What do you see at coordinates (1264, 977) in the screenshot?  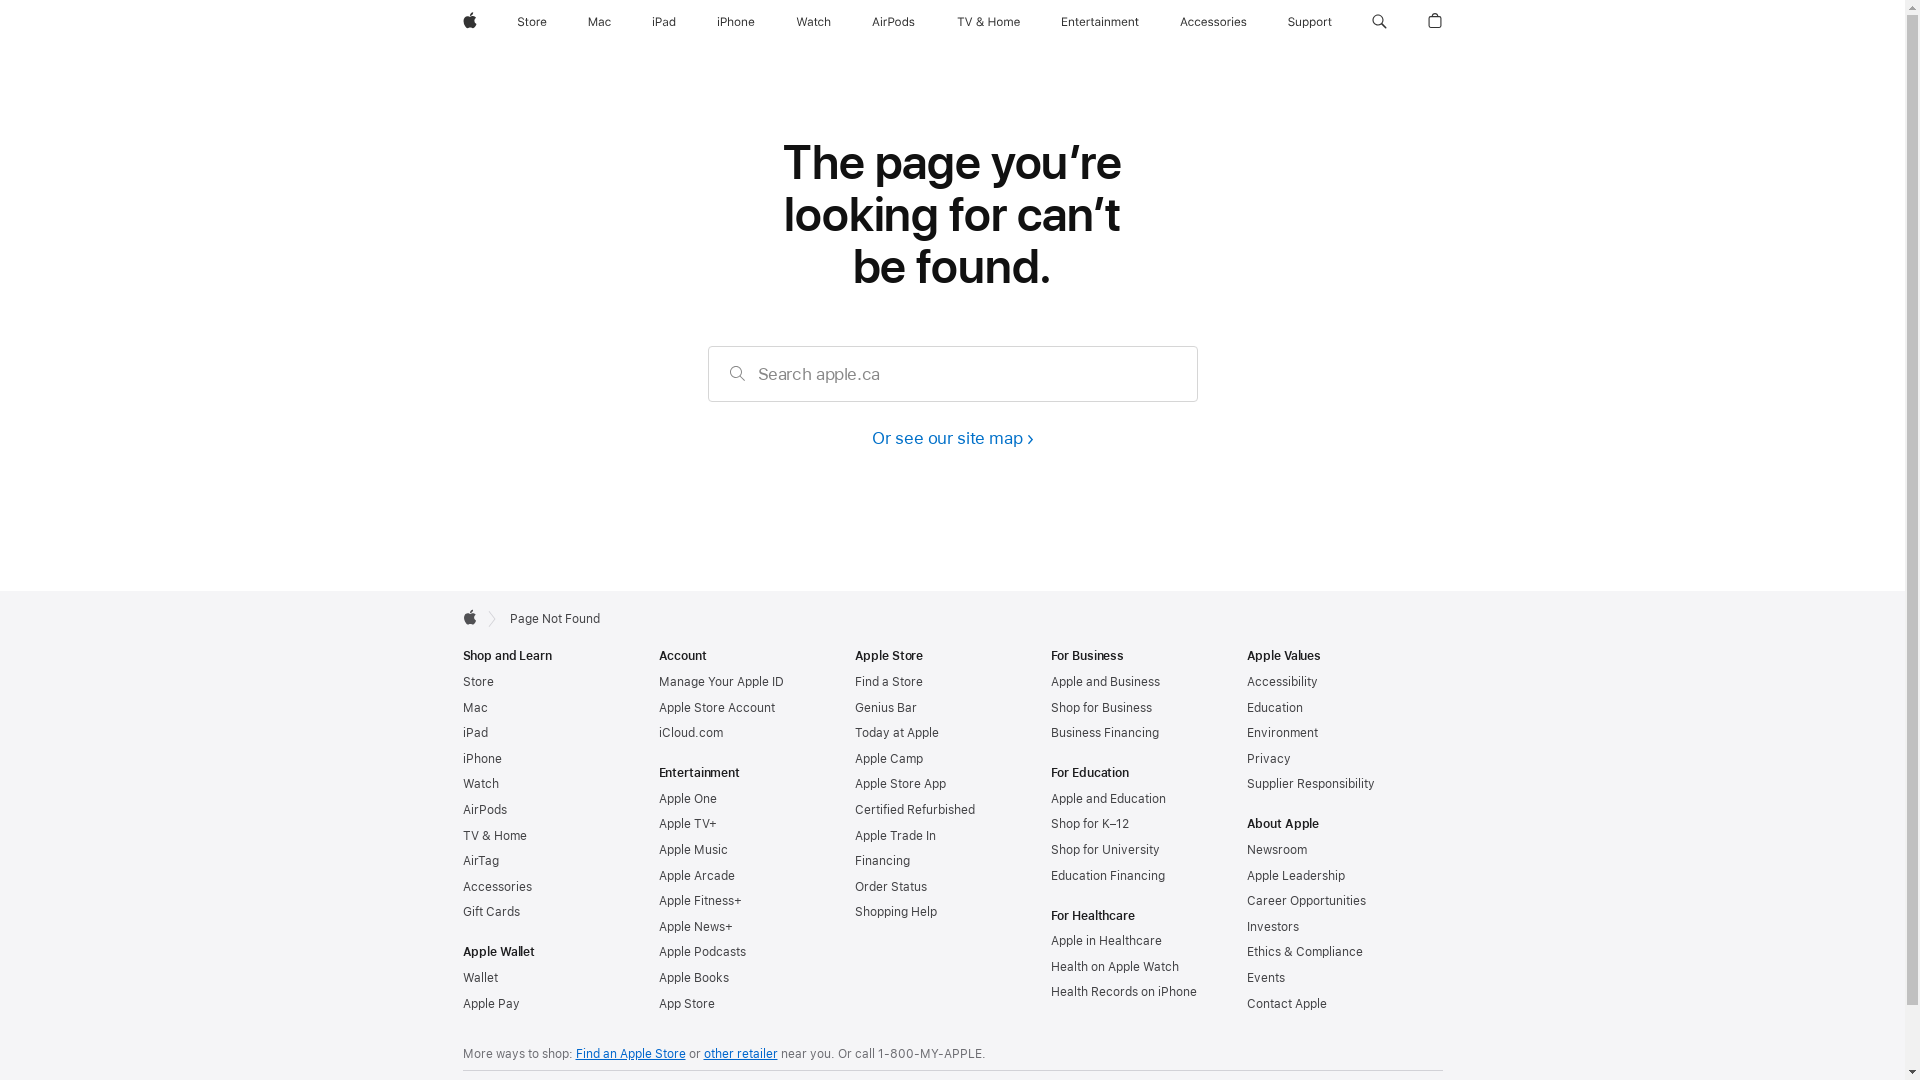 I see `'Events'` at bounding box center [1264, 977].